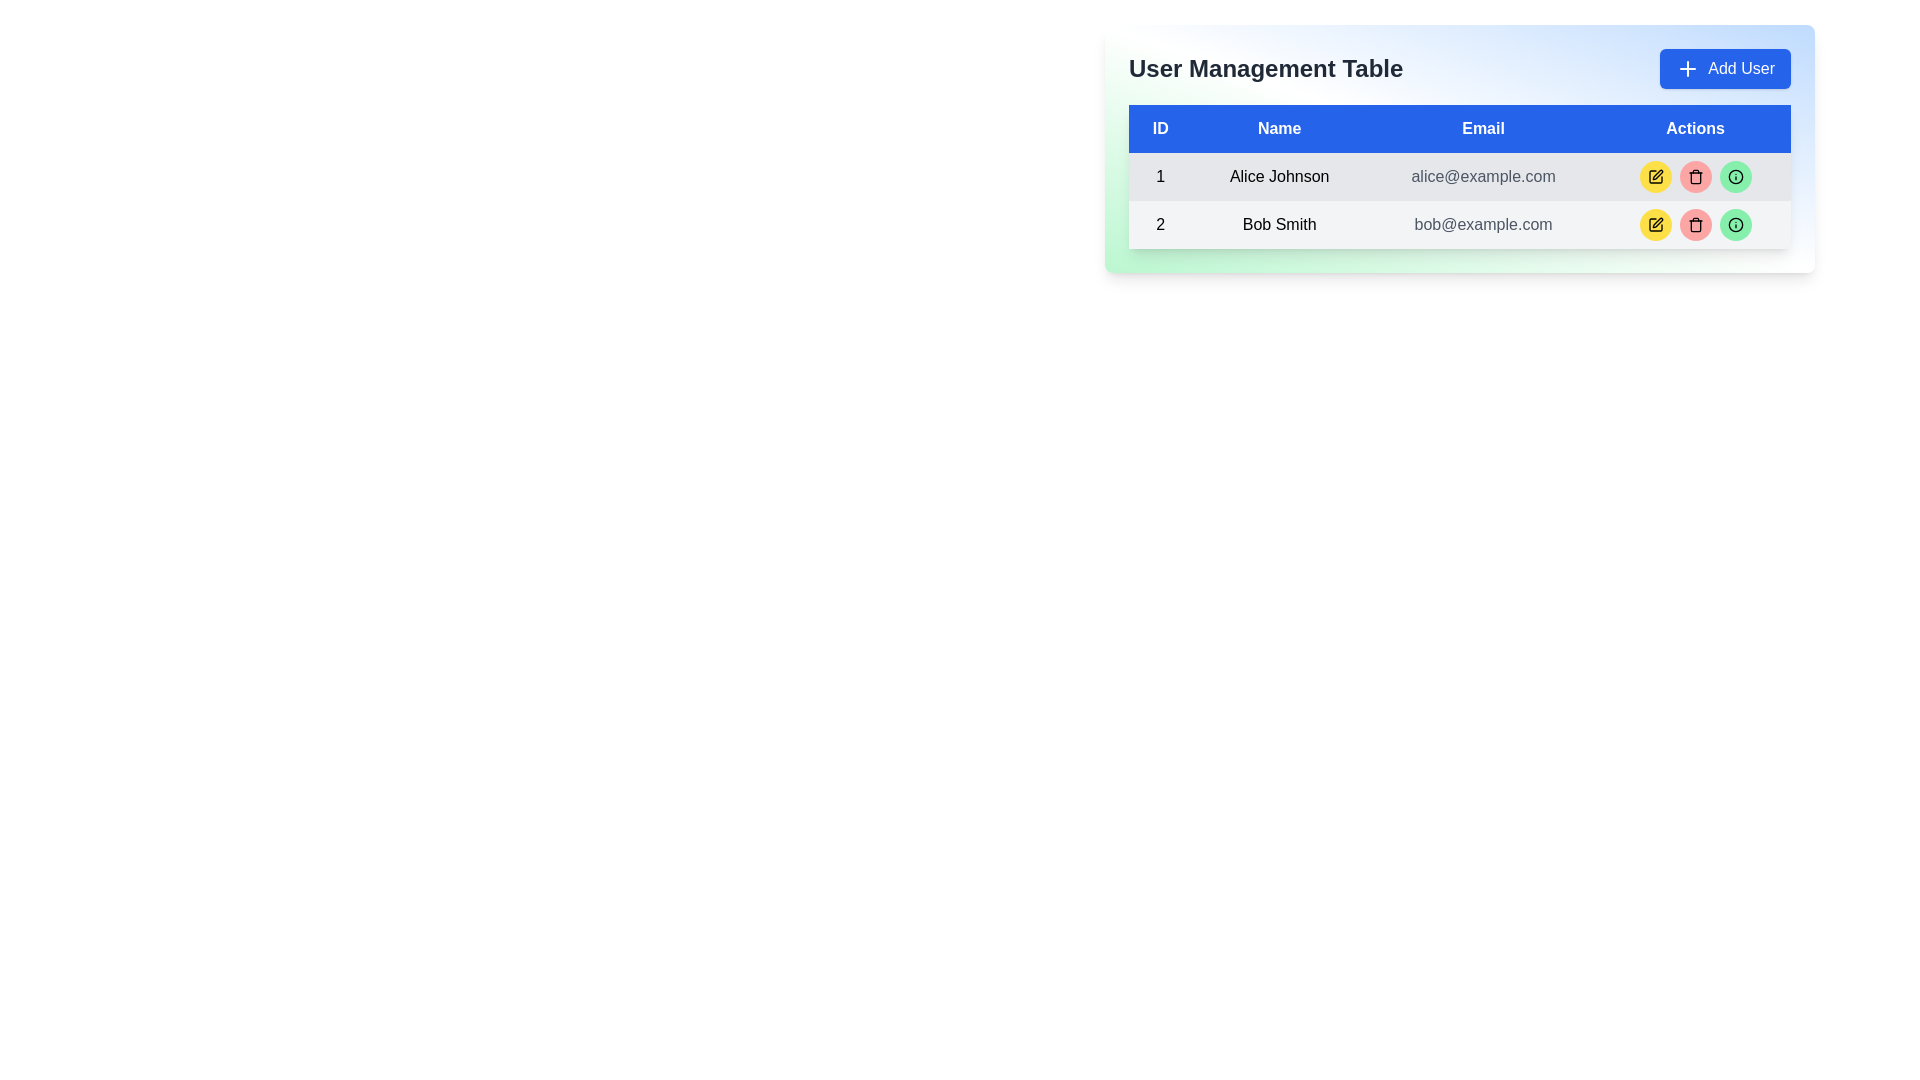 The height and width of the screenshot is (1080, 1920). What do you see at coordinates (1724, 68) in the screenshot?
I see `the 'Add User' button located in the top-right corner of the header section above the user management table` at bounding box center [1724, 68].